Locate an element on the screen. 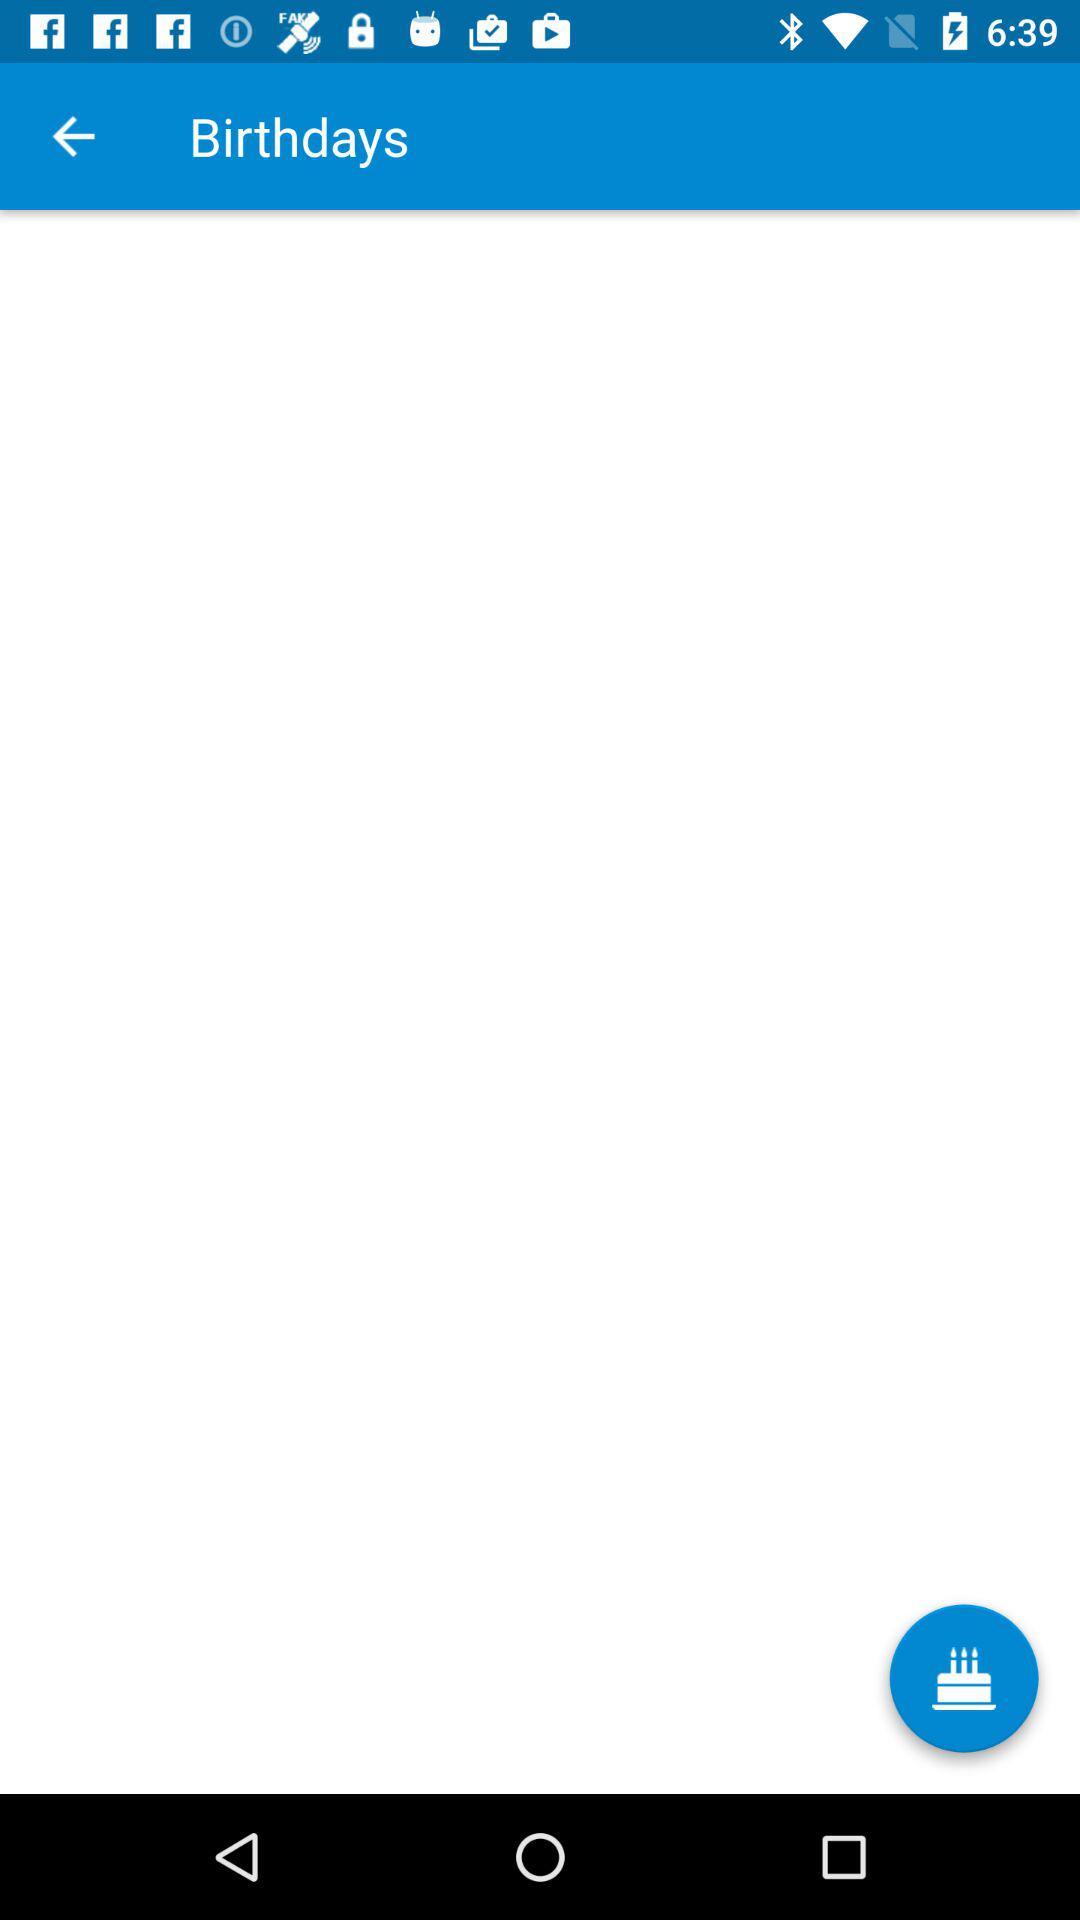 This screenshot has height=1920, width=1080. icon below the birthdays item is located at coordinates (963, 1685).